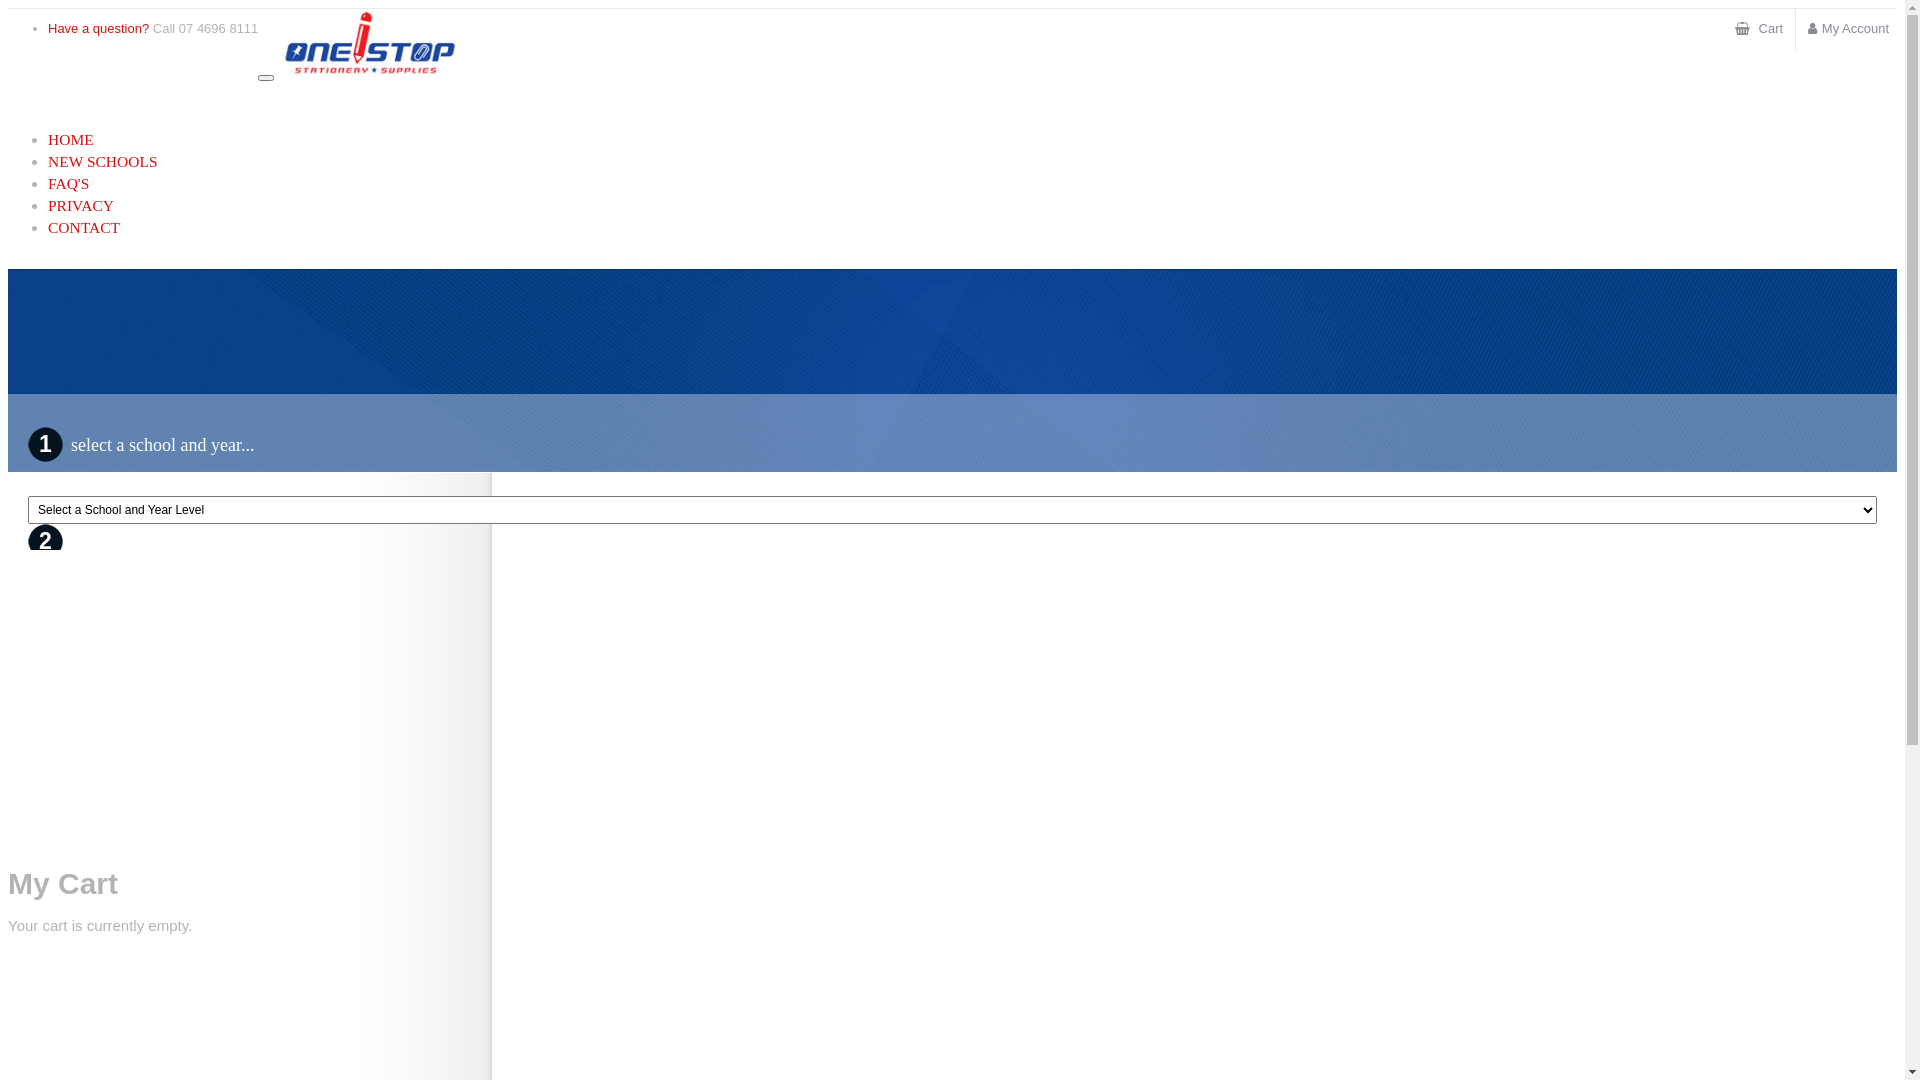 This screenshot has width=1920, height=1080. What do you see at coordinates (1847, 29) in the screenshot?
I see `'My Account'` at bounding box center [1847, 29].